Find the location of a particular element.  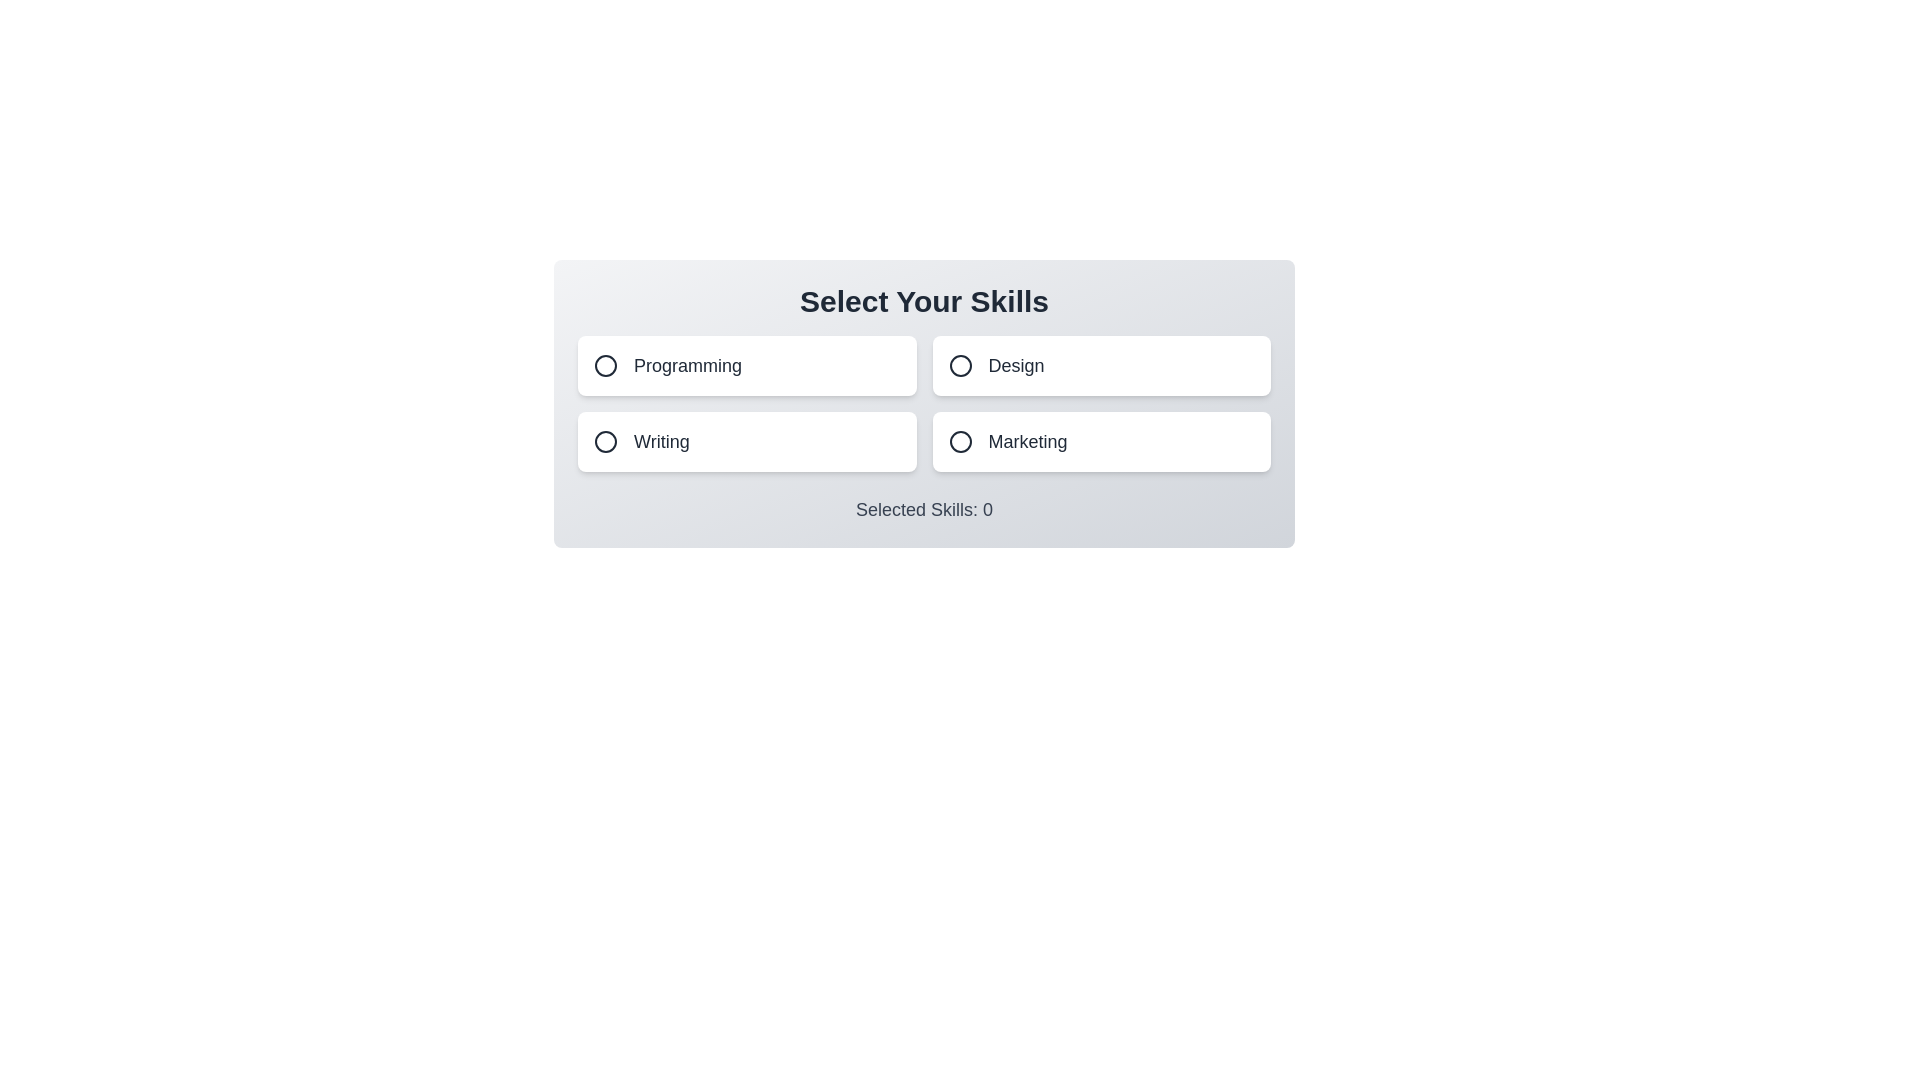

the skill button corresponding to Design is located at coordinates (1100, 366).